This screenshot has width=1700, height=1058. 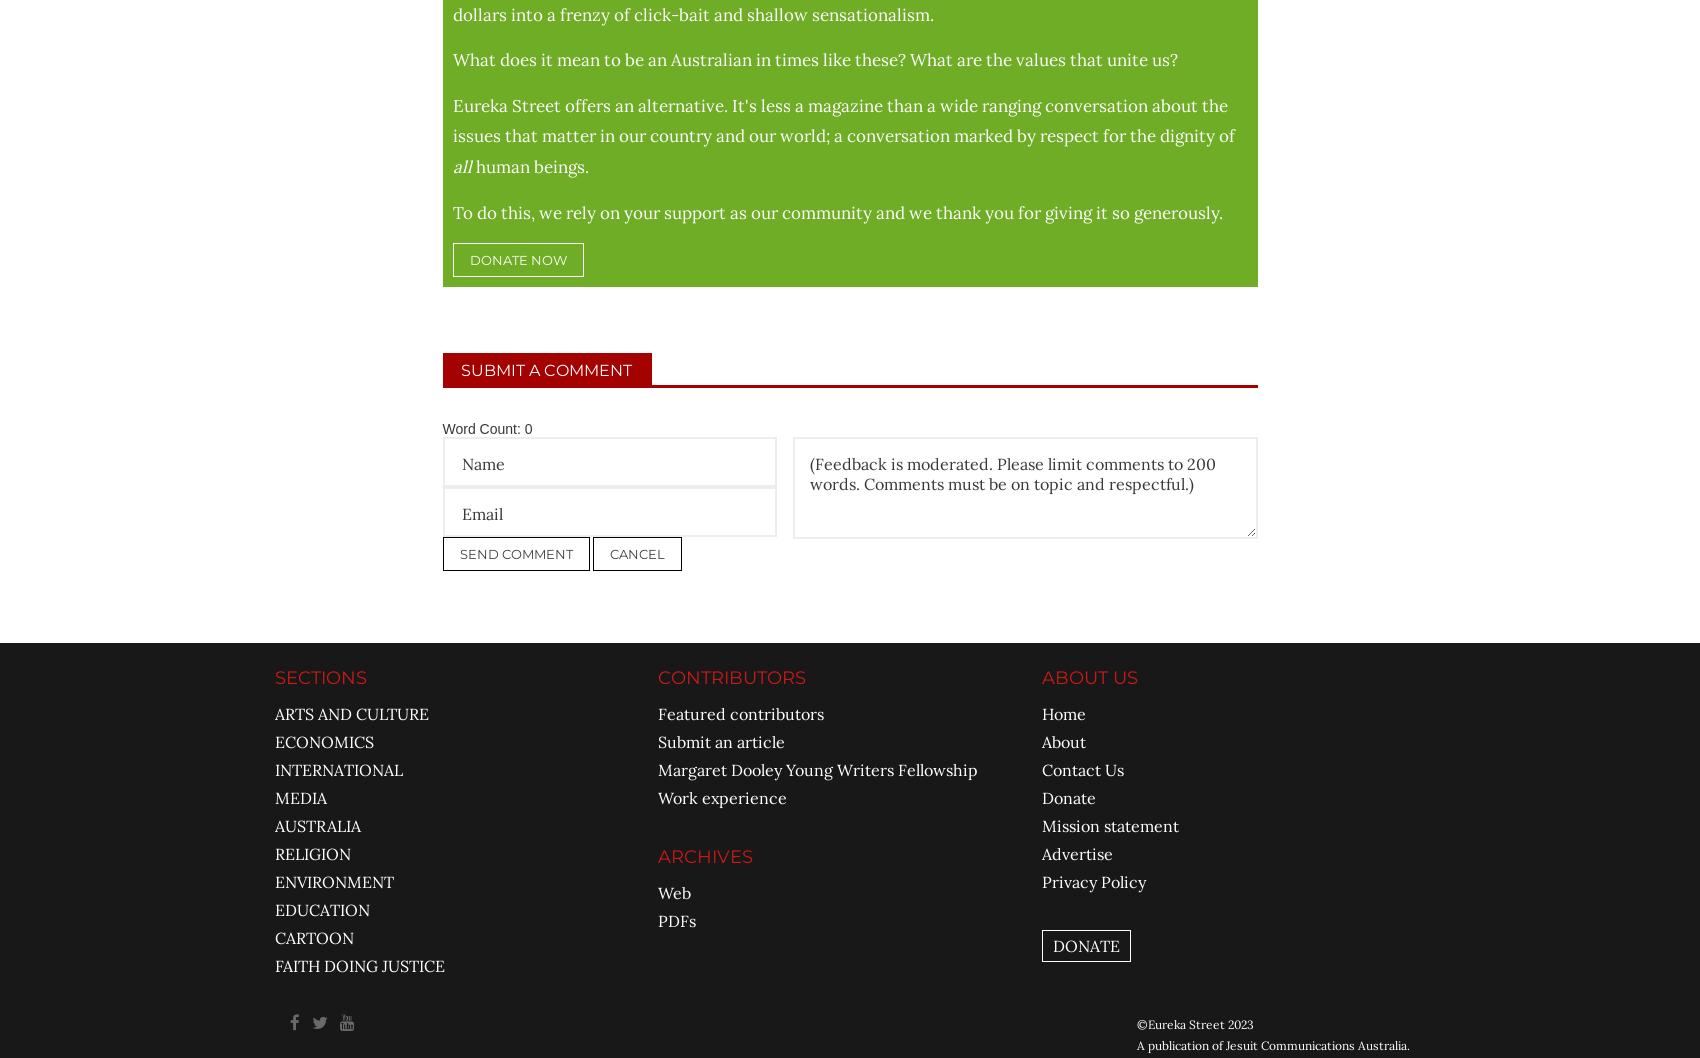 I want to click on 'Featured contributors', so click(x=741, y=712).